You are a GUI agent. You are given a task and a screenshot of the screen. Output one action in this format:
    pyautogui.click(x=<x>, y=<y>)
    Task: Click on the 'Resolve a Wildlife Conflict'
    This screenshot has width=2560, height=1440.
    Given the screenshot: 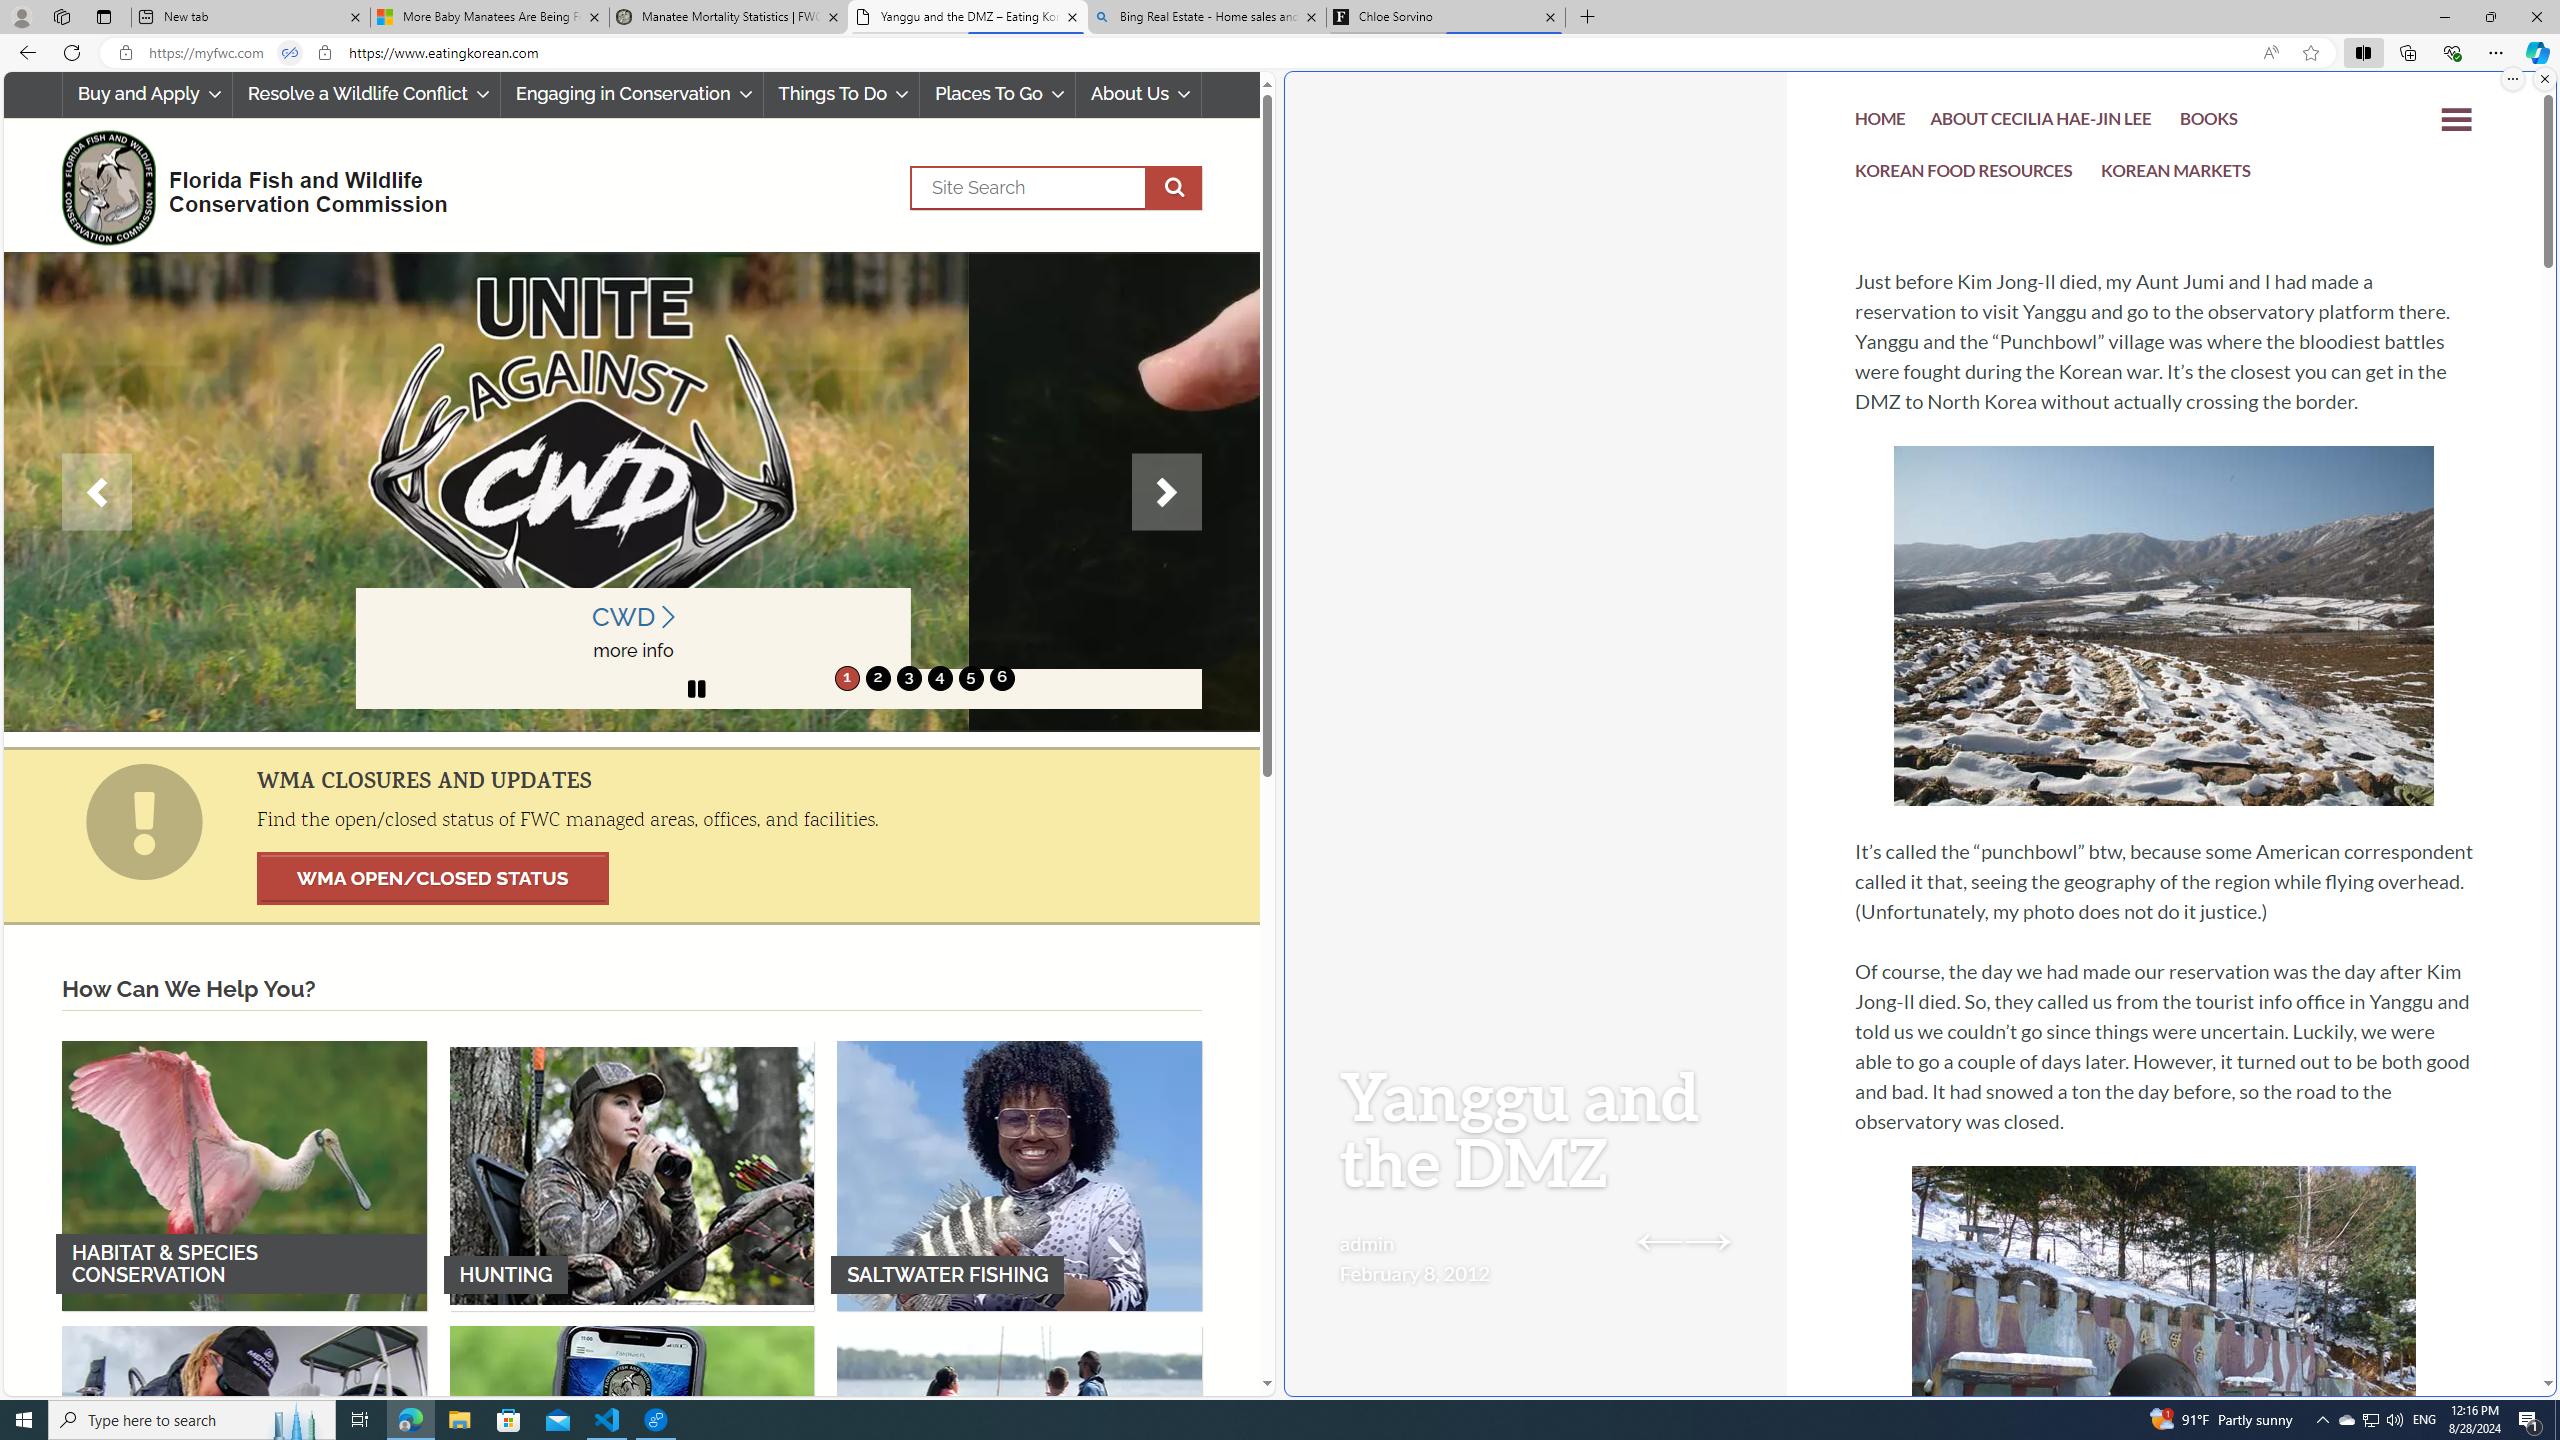 What is the action you would take?
    pyautogui.click(x=366, y=93)
    